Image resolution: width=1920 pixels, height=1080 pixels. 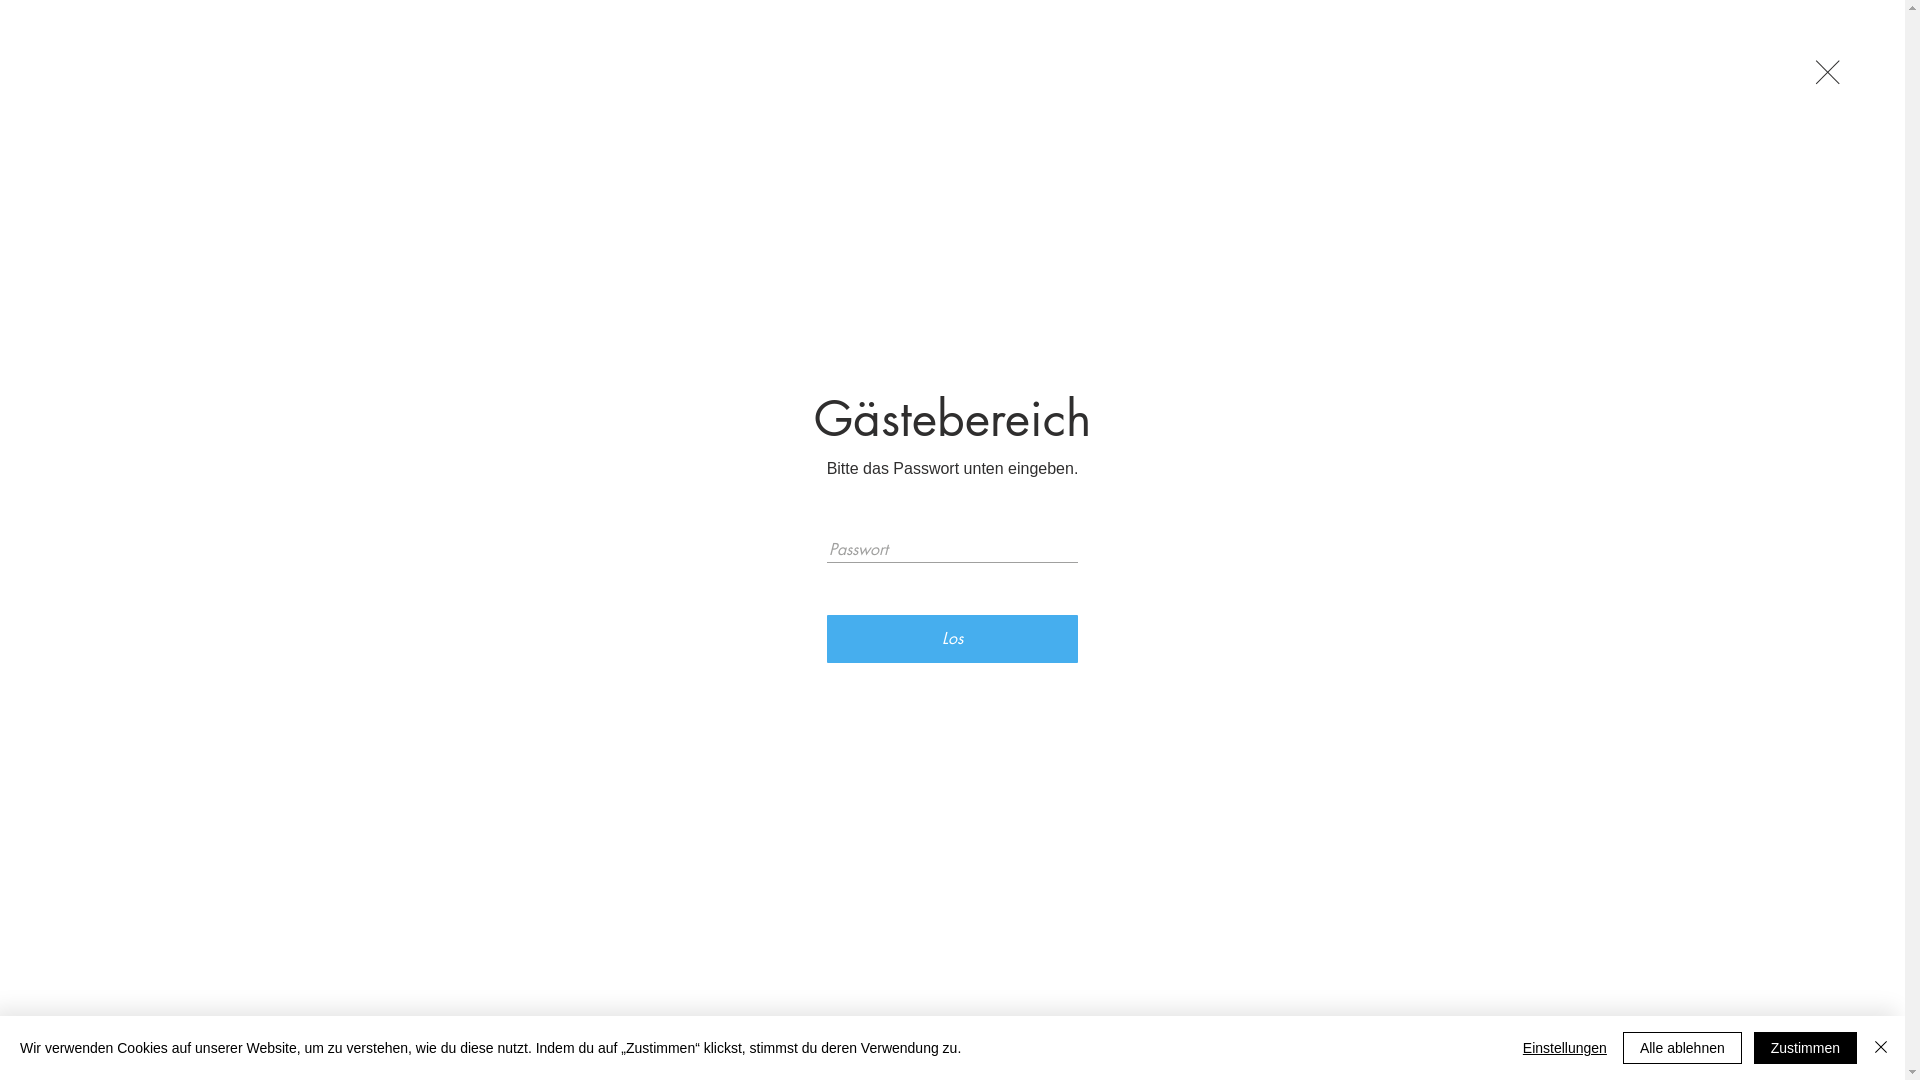 What do you see at coordinates (952, 639) in the screenshot?
I see `'Los'` at bounding box center [952, 639].